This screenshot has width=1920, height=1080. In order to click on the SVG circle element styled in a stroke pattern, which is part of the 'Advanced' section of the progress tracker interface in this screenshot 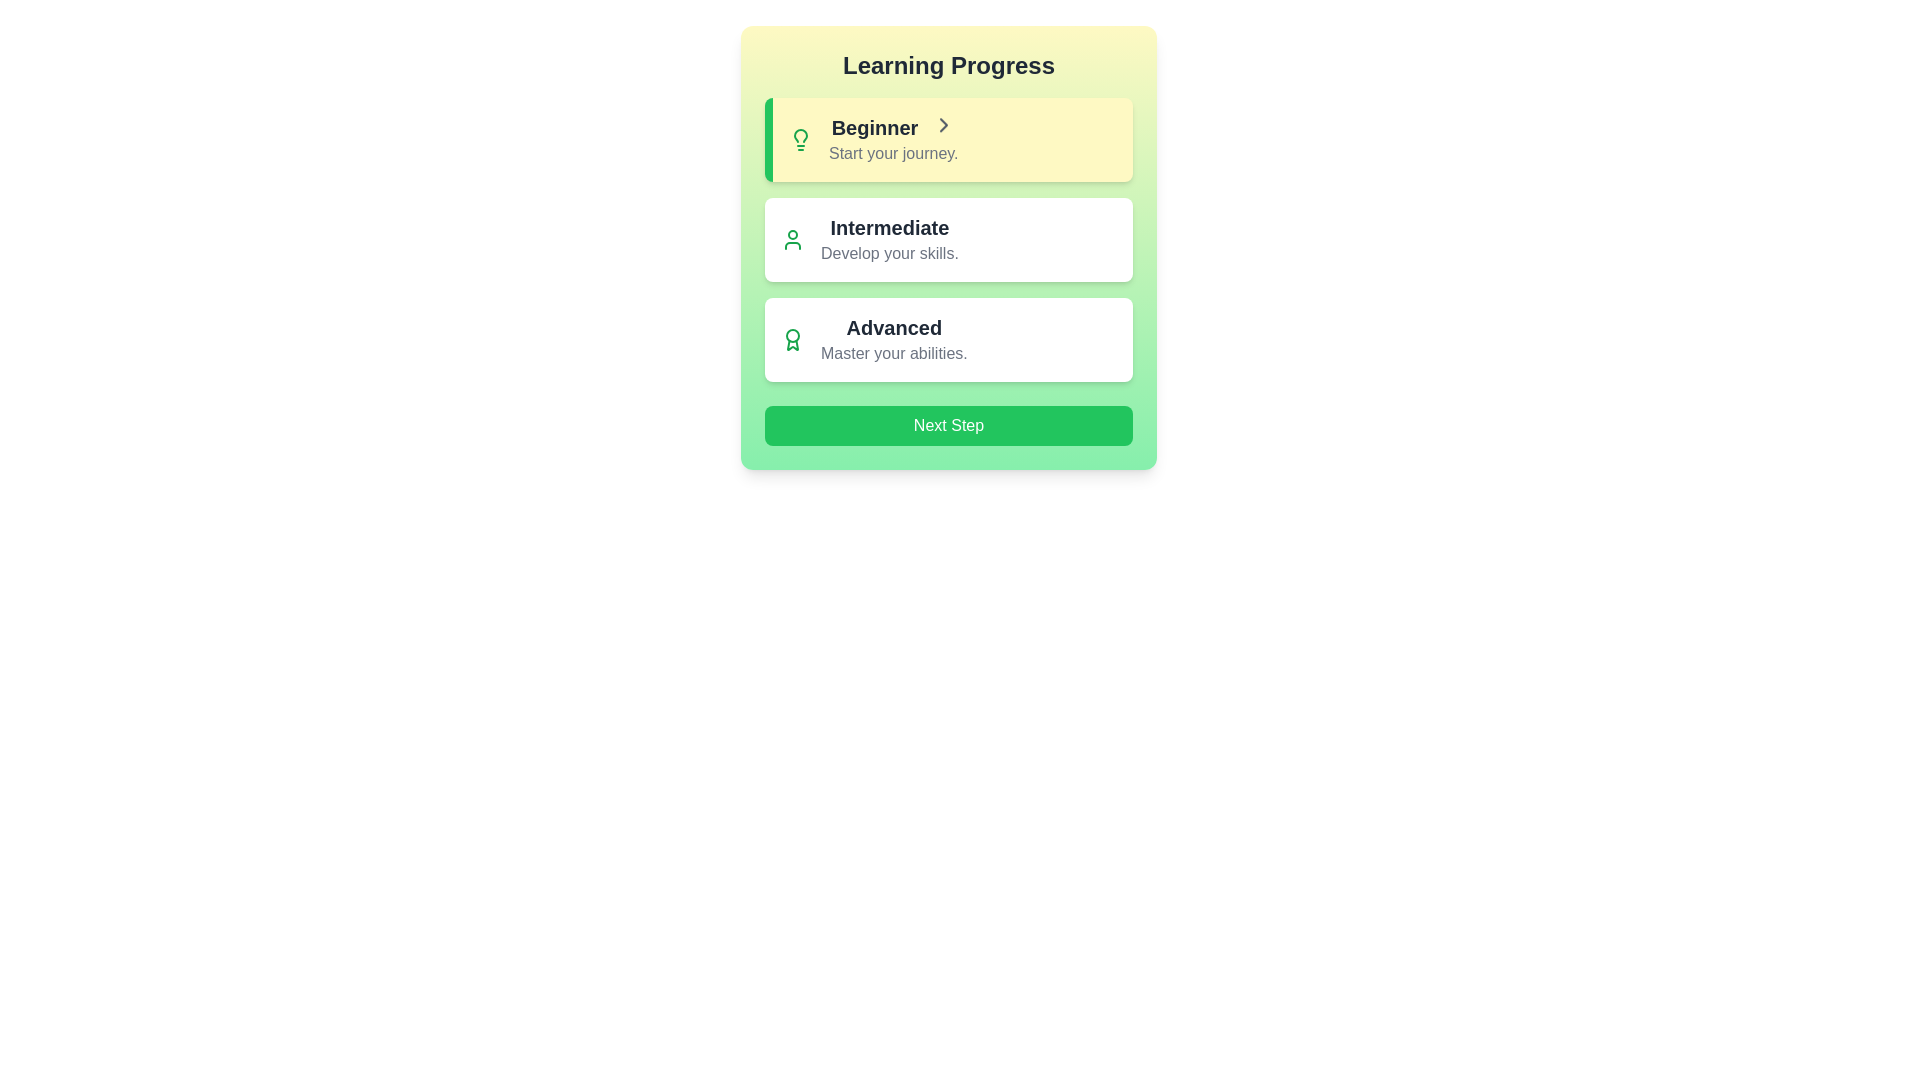, I will do `click(791, 334)`.